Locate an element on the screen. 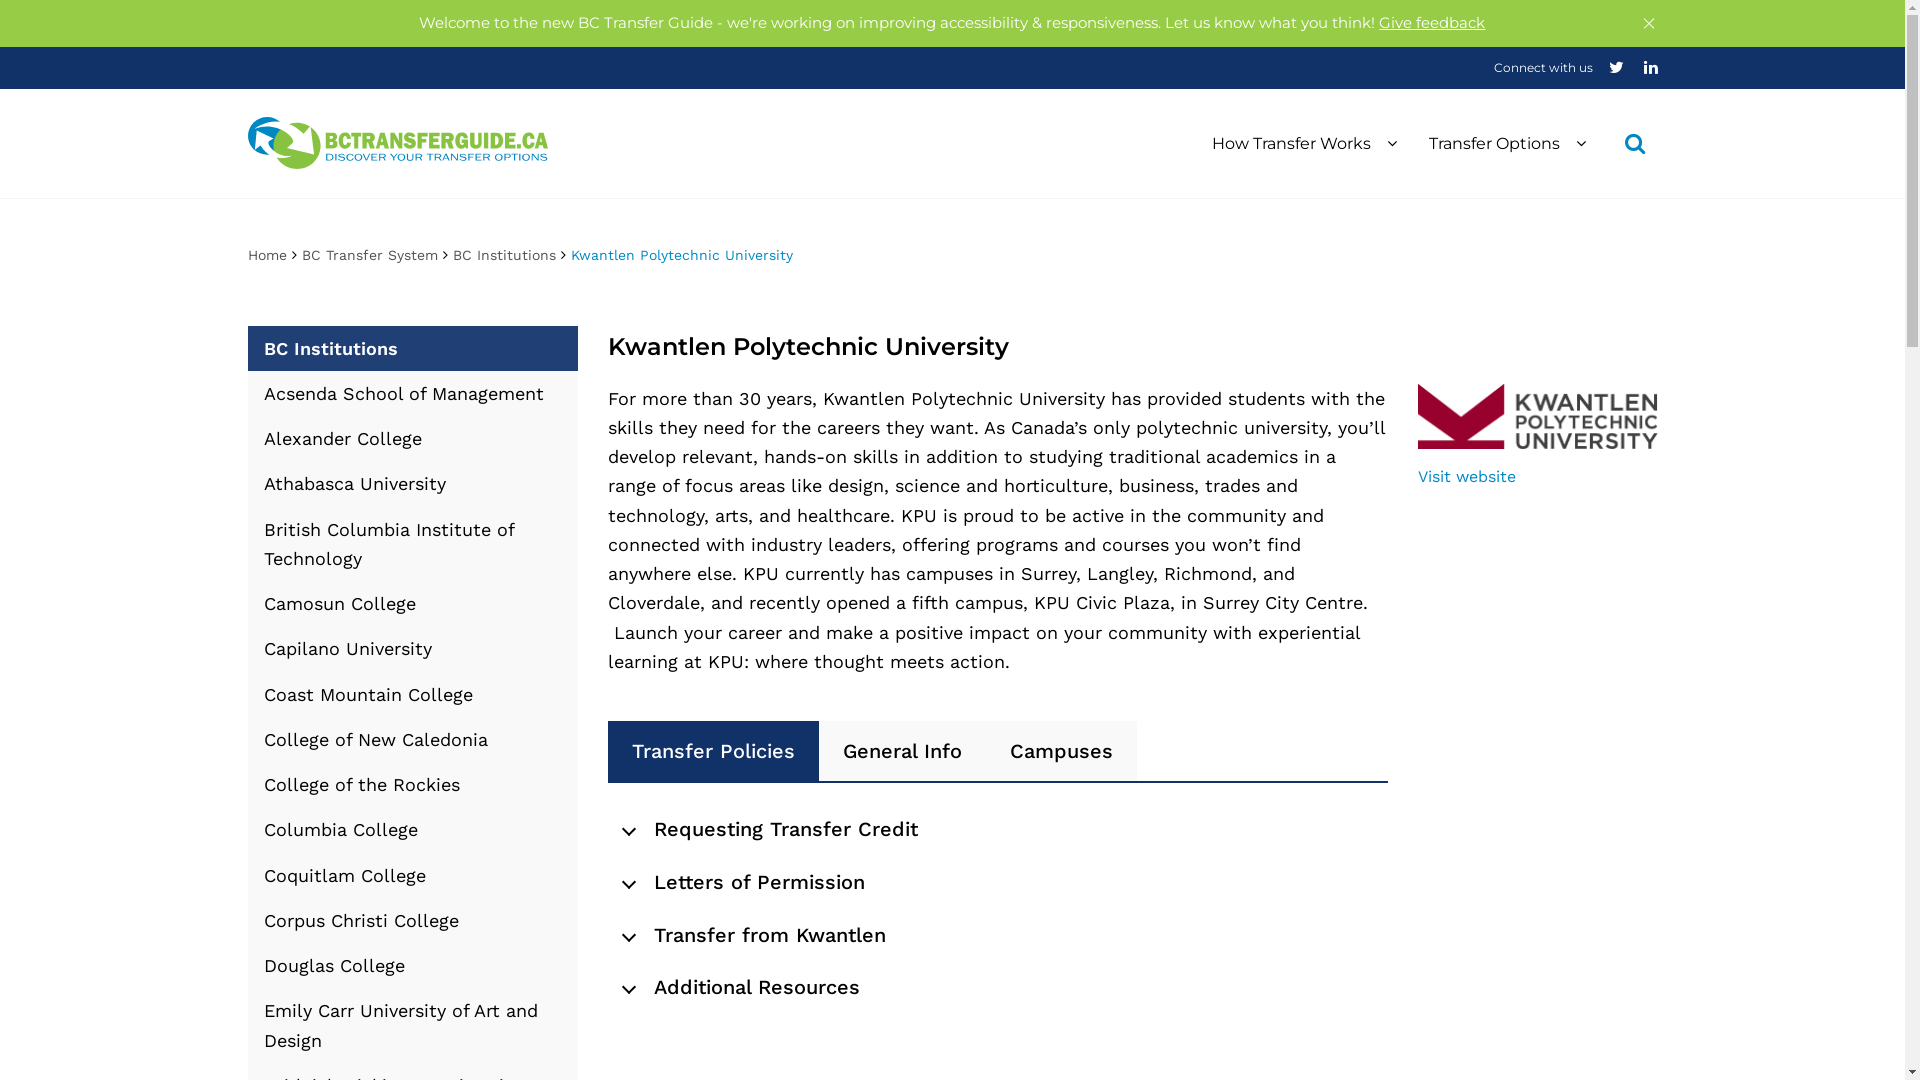  'College of the Rockies' is located at coordinates (411, 783).